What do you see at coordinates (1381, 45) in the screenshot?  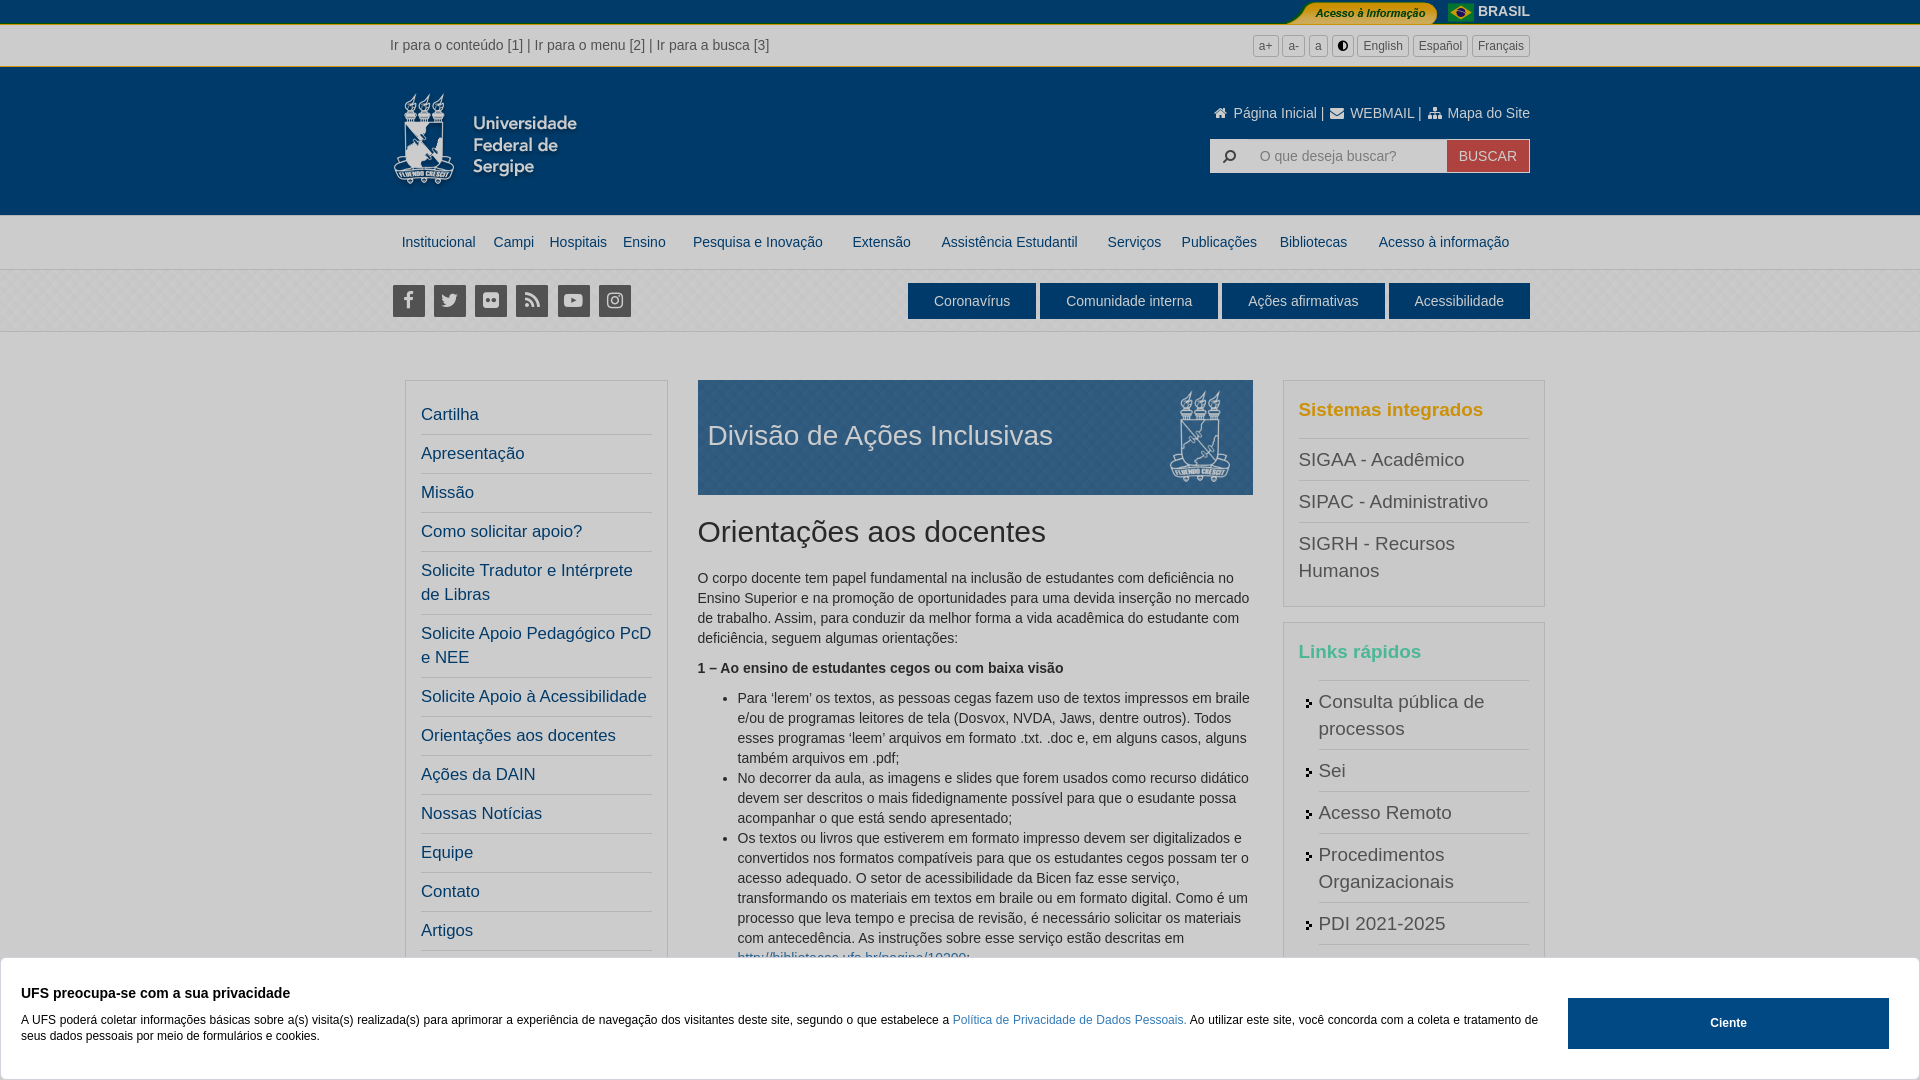 I see `'English'` at bounding box center [1381, 45].